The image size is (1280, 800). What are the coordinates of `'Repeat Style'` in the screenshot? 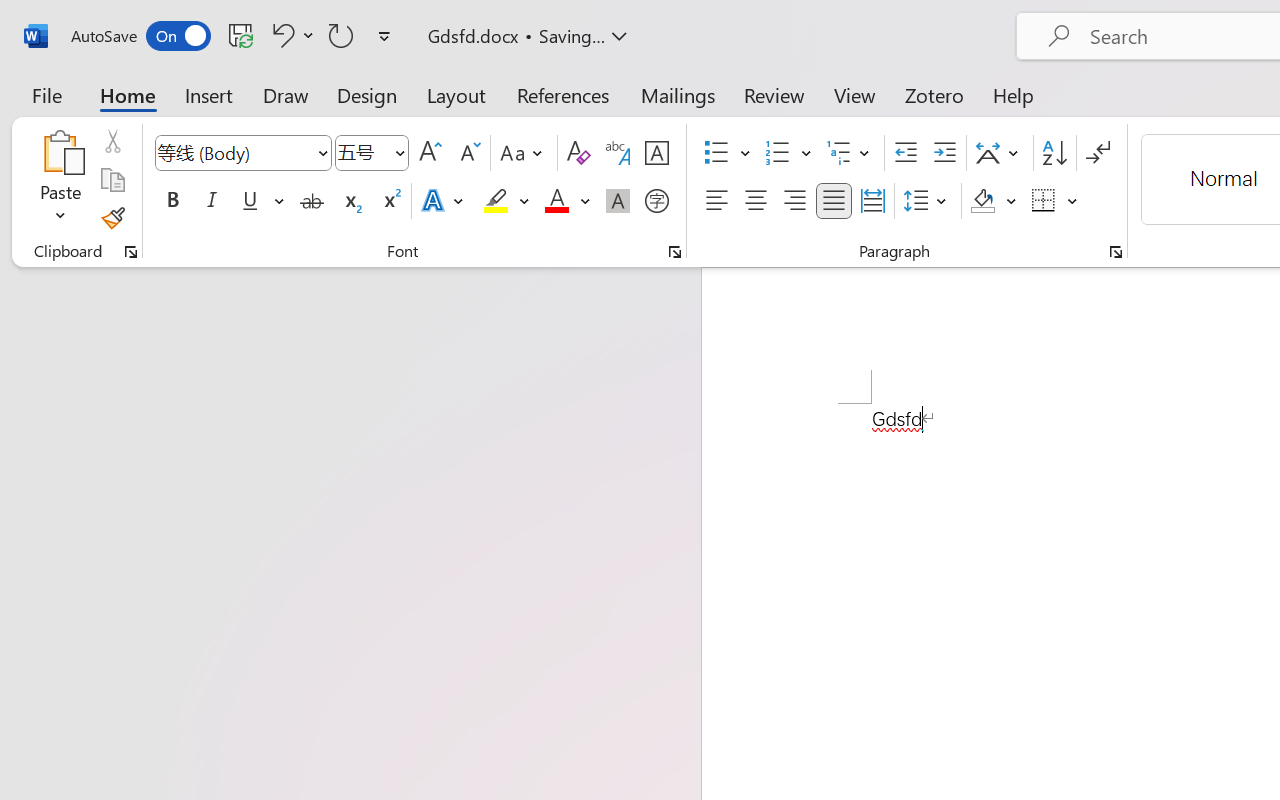 It's located at (341, 34).